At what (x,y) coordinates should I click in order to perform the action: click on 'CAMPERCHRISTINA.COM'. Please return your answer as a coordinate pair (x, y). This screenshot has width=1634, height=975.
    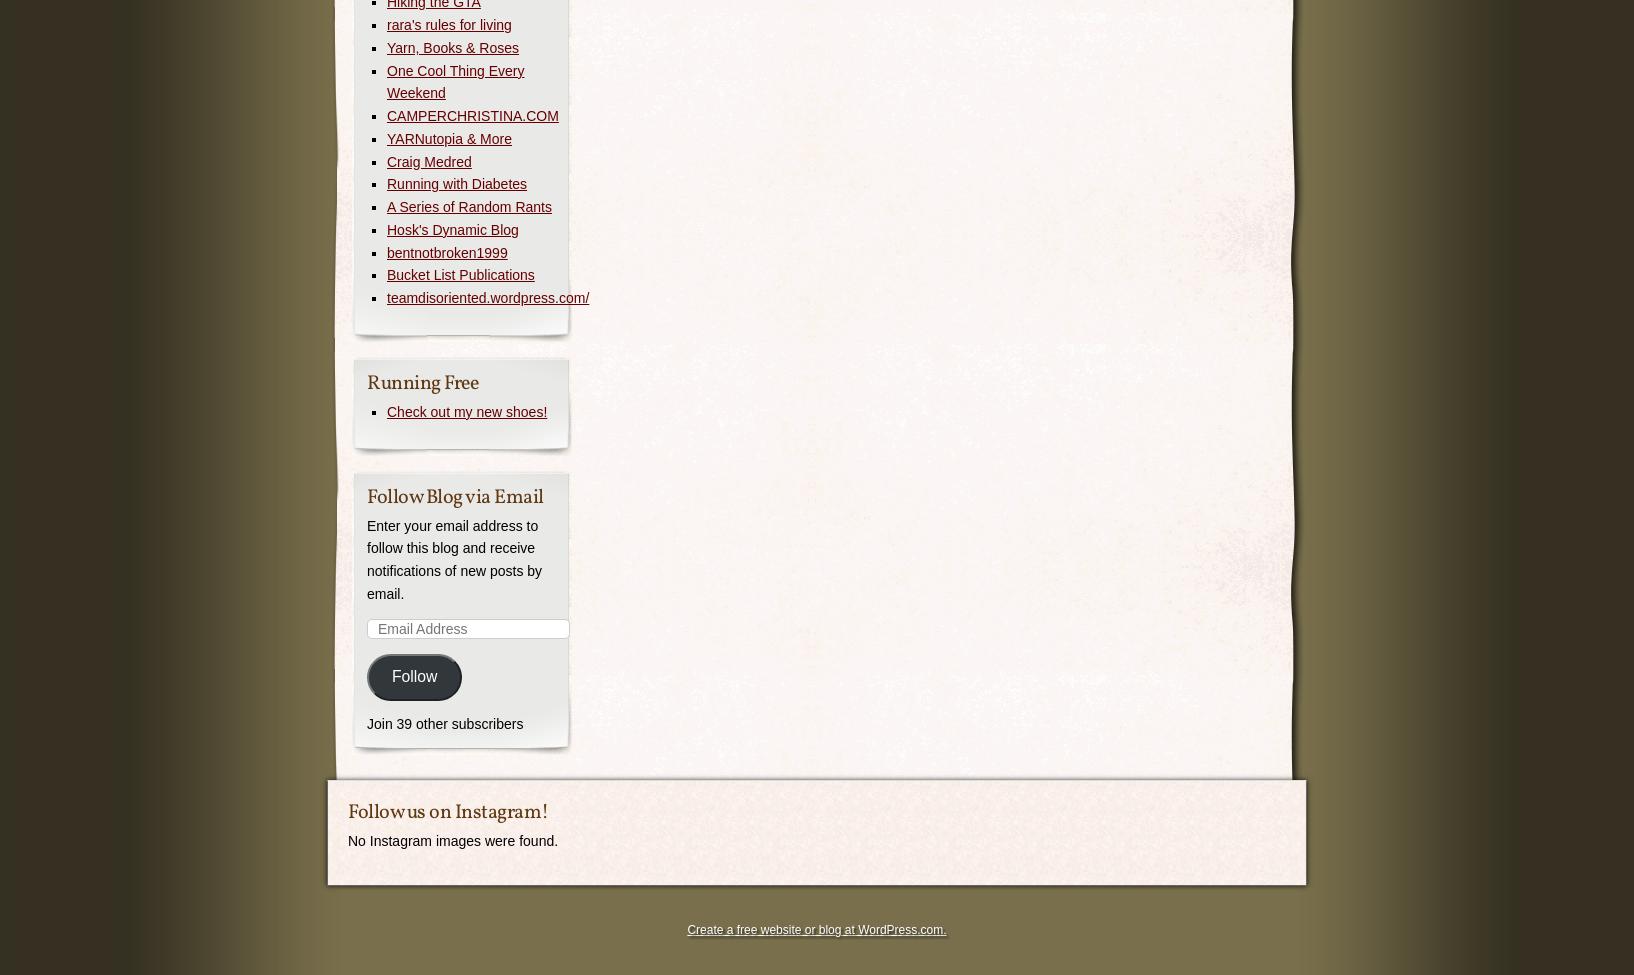
    Looking at the image, I should click on (385, 115).